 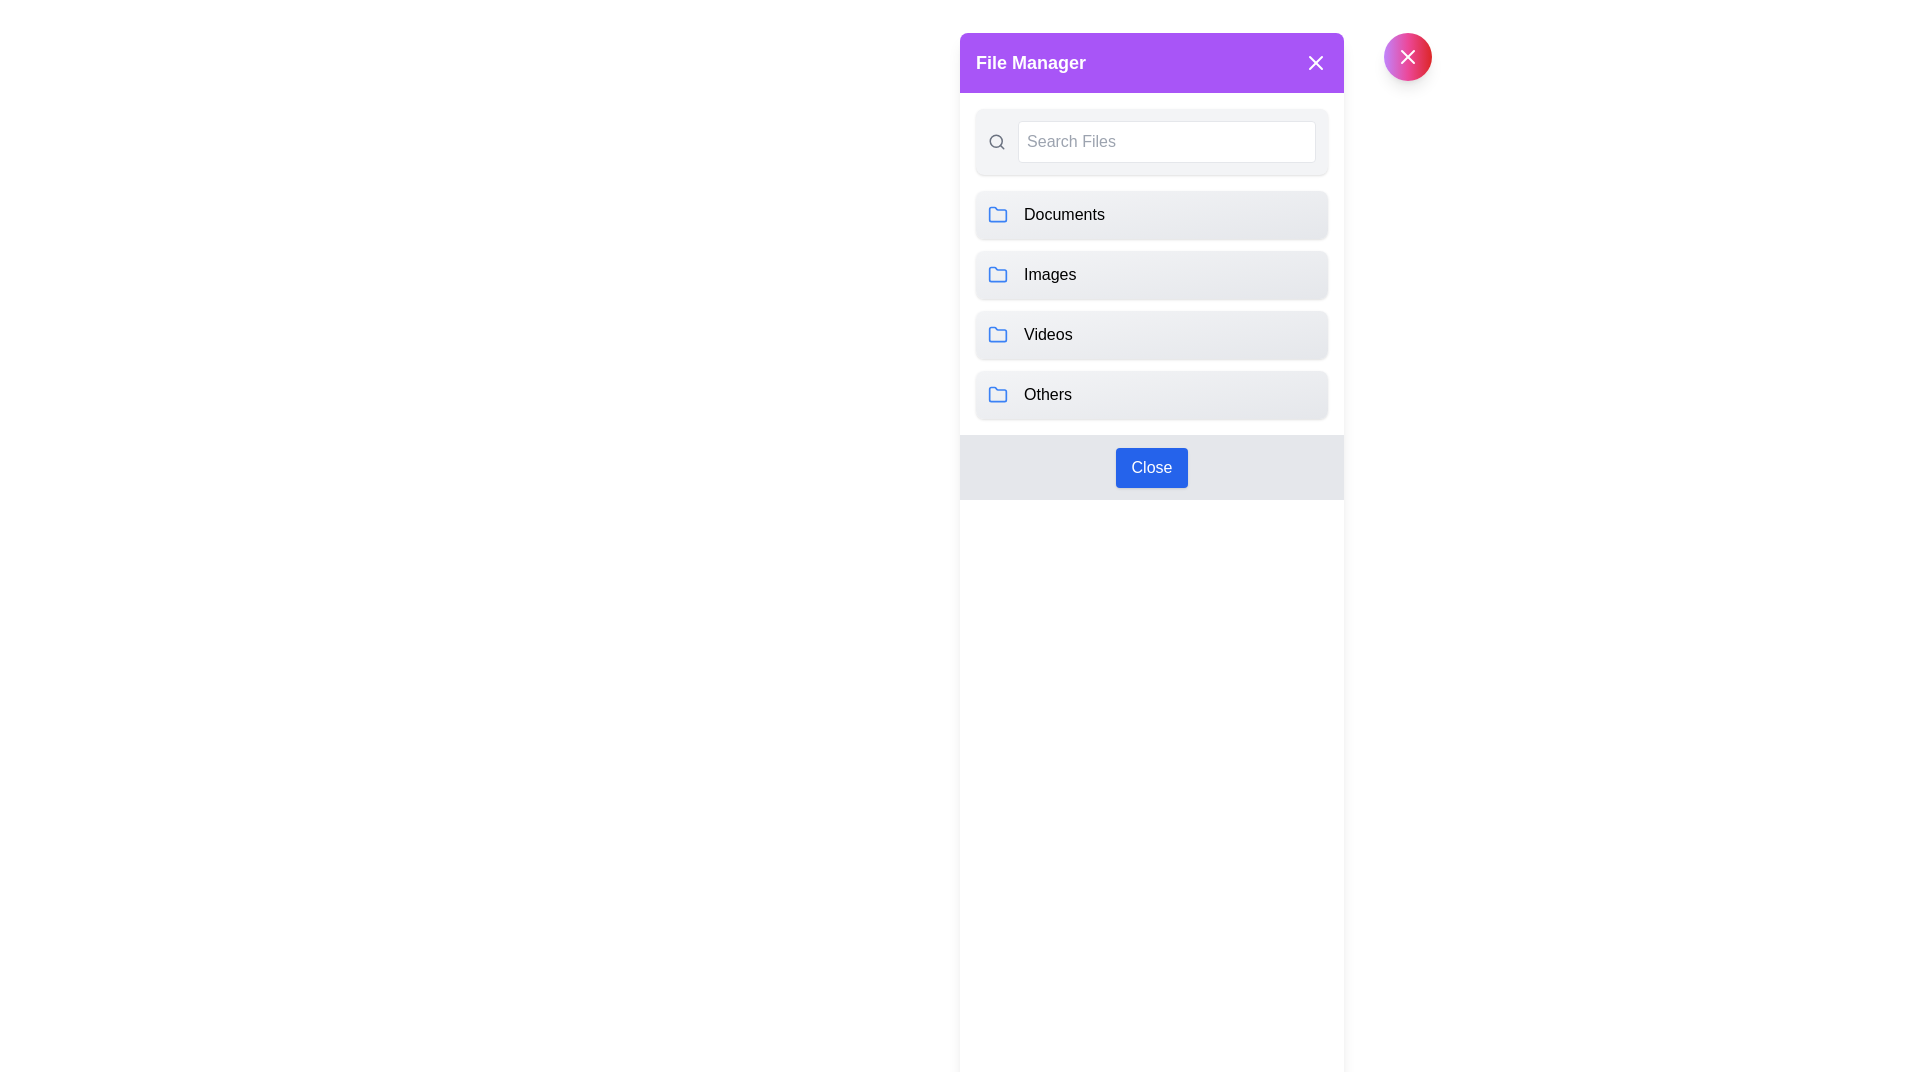 What do you see at coordinates (996, 140) in the screenshot?
I see `the circular search icon located in the header section of the sidebar popup, adjacent to the 'Search Files' input field` at bounding box center [996, 140].